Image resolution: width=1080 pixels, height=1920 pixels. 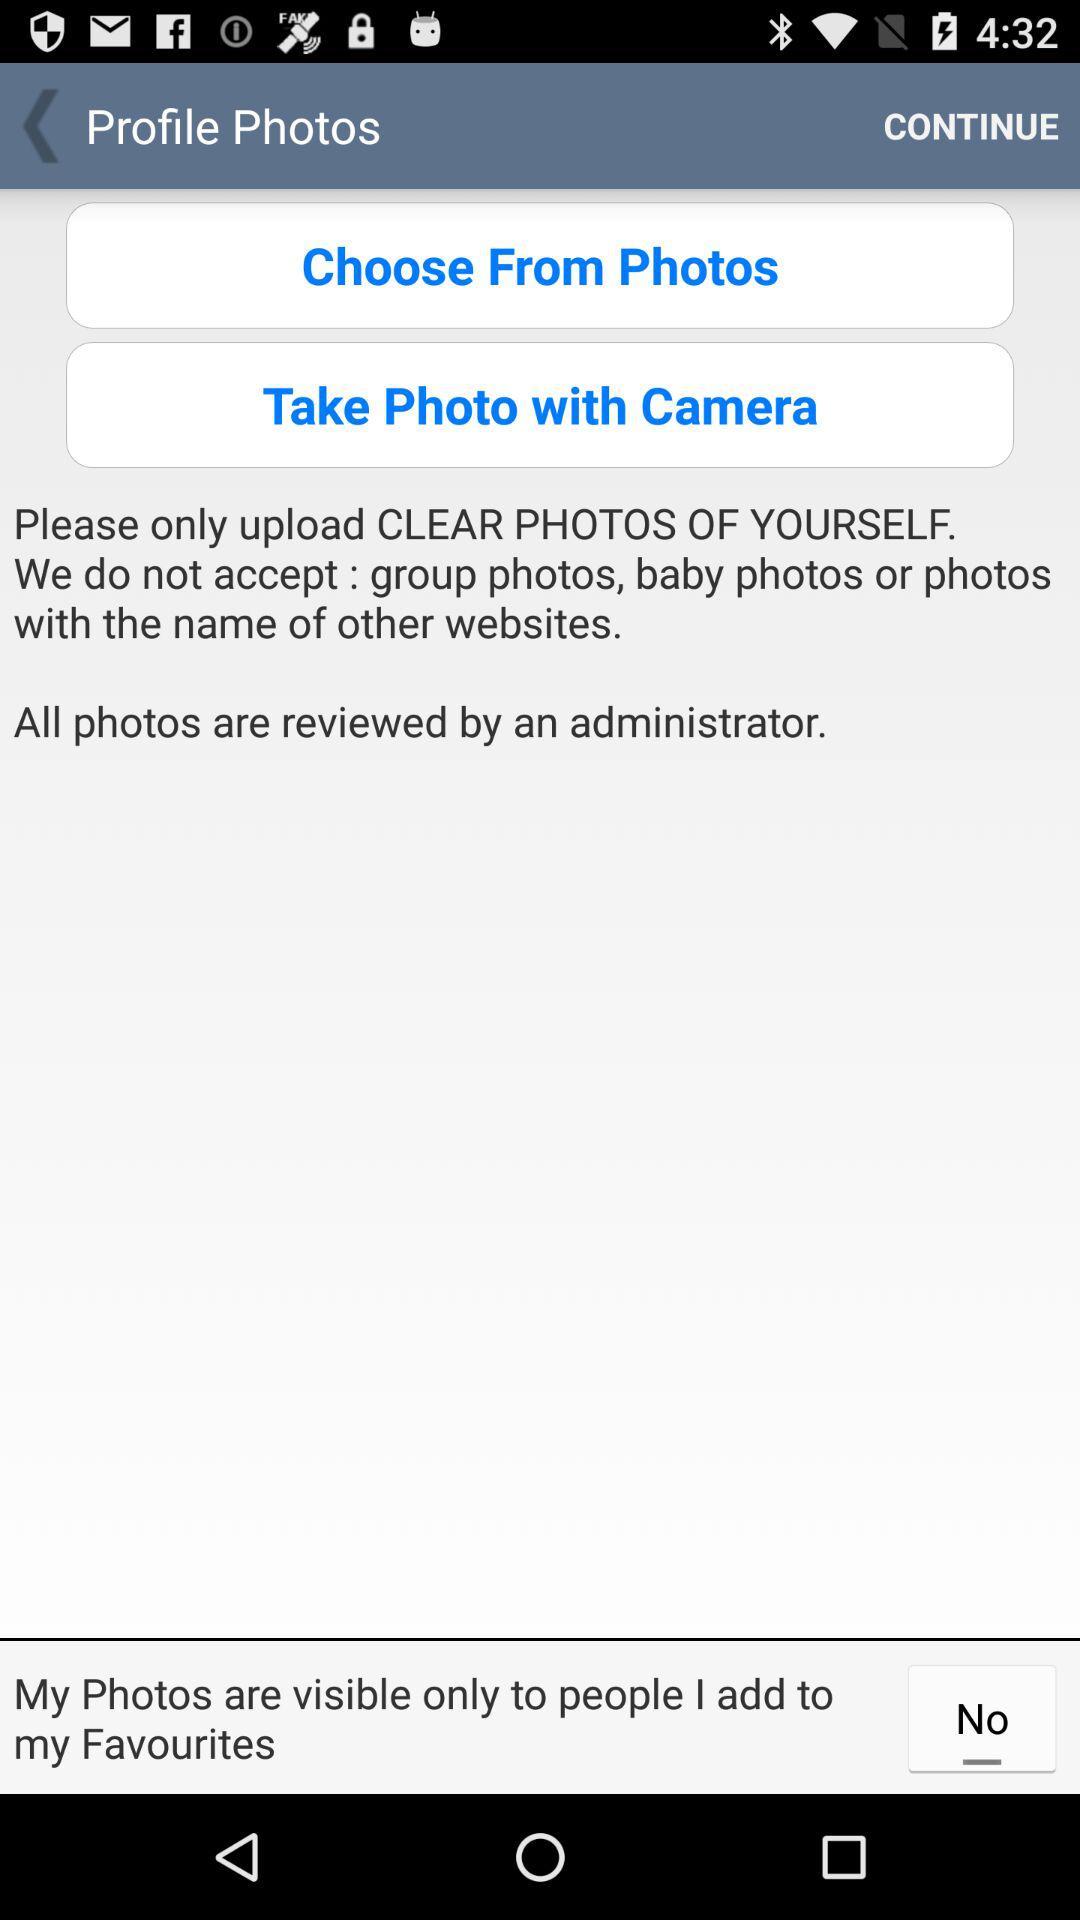 I want to click on the continue, so click(x=970, y=124).